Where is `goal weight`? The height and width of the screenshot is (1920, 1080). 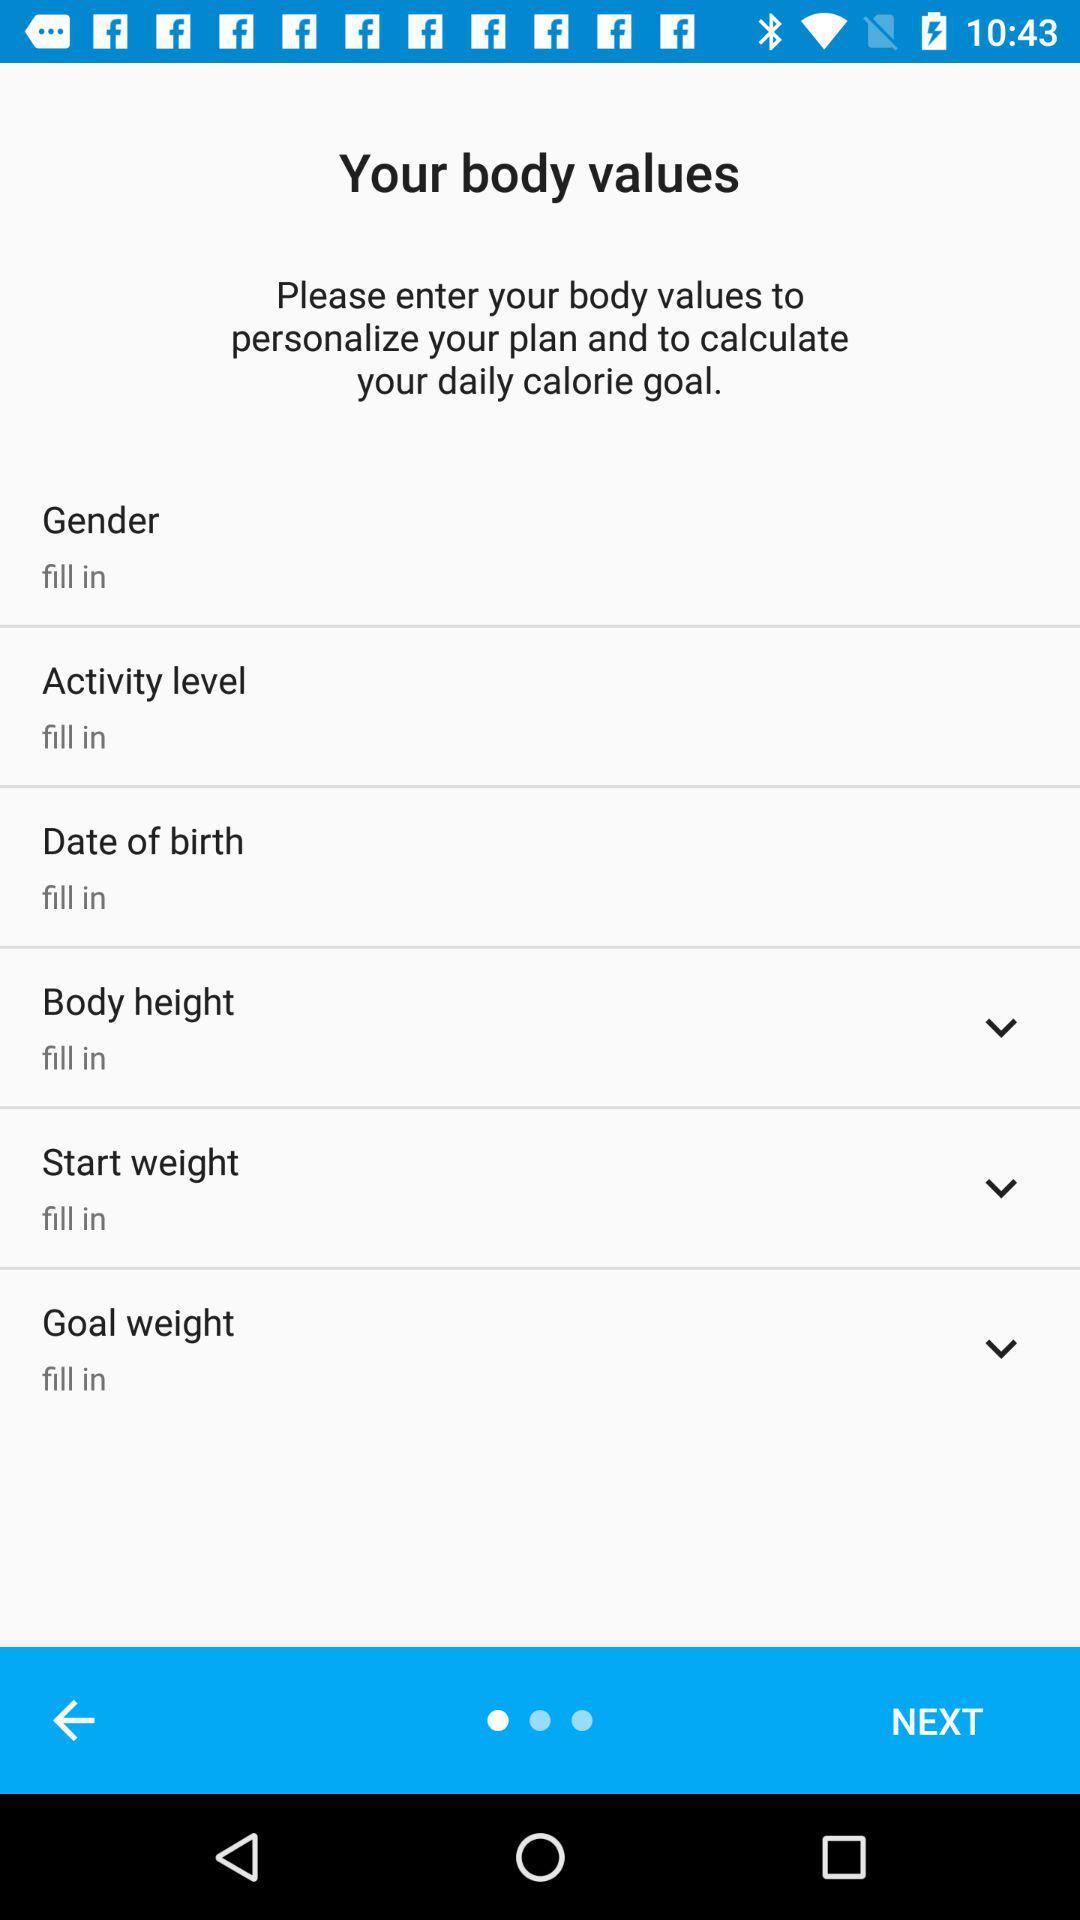 goal weight is located at coordinates (1001, 1348).